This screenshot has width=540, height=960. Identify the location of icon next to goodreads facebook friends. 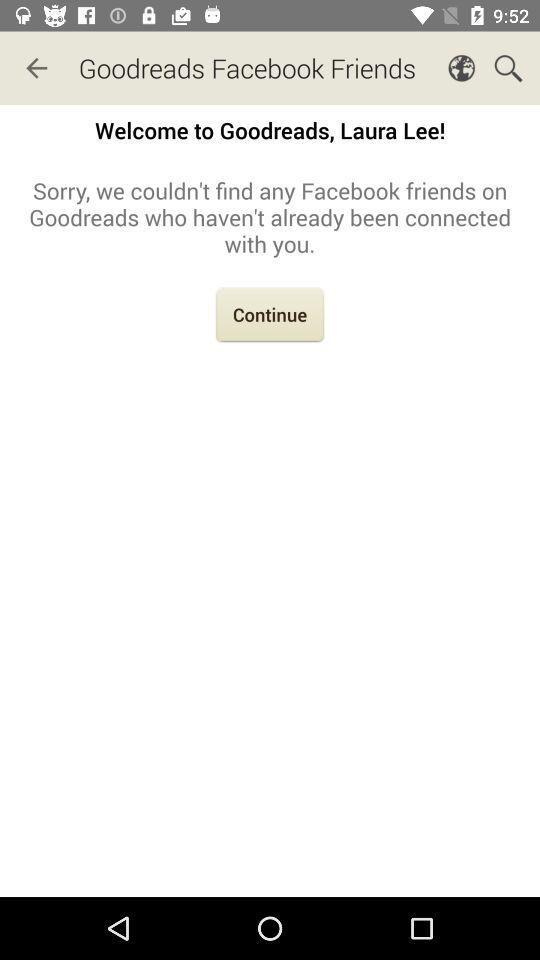
(36, 68).